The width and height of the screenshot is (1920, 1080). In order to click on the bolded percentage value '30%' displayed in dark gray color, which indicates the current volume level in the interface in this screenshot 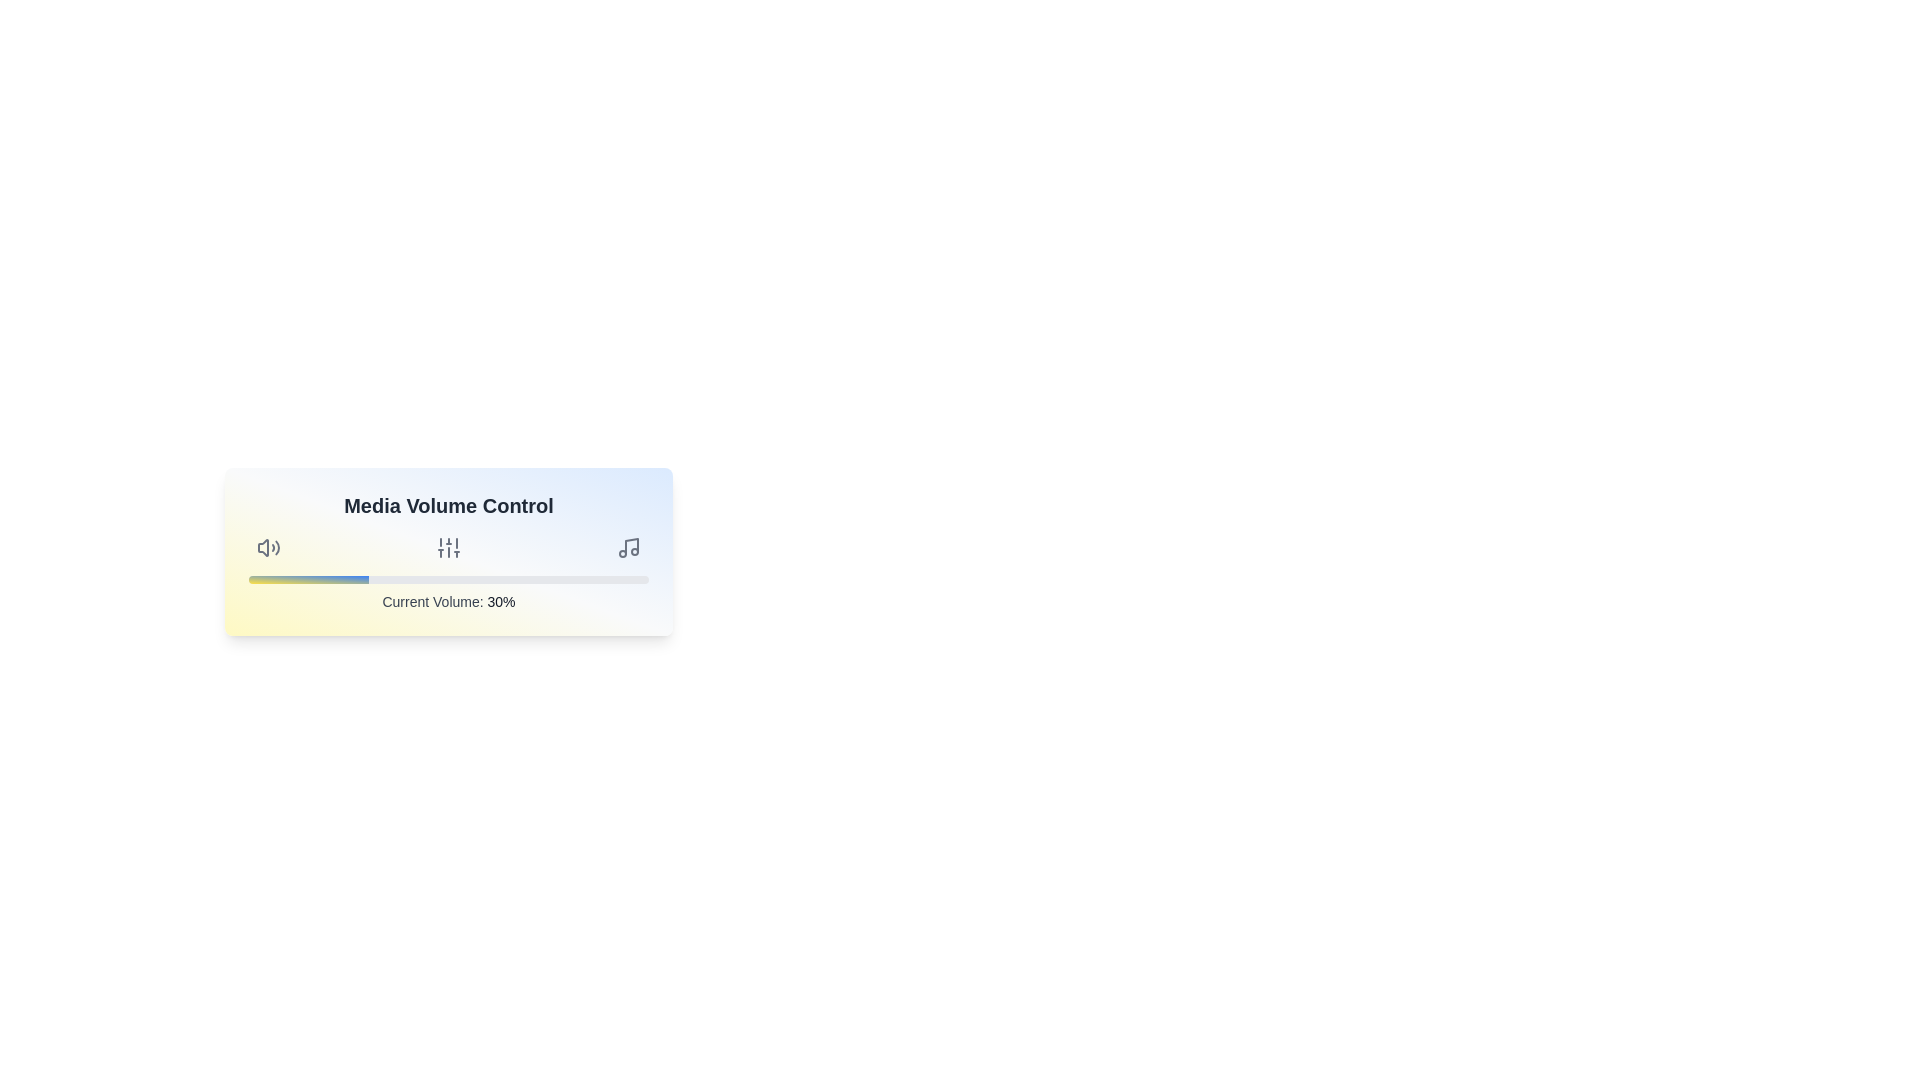, I will do `click(501, 600)`.